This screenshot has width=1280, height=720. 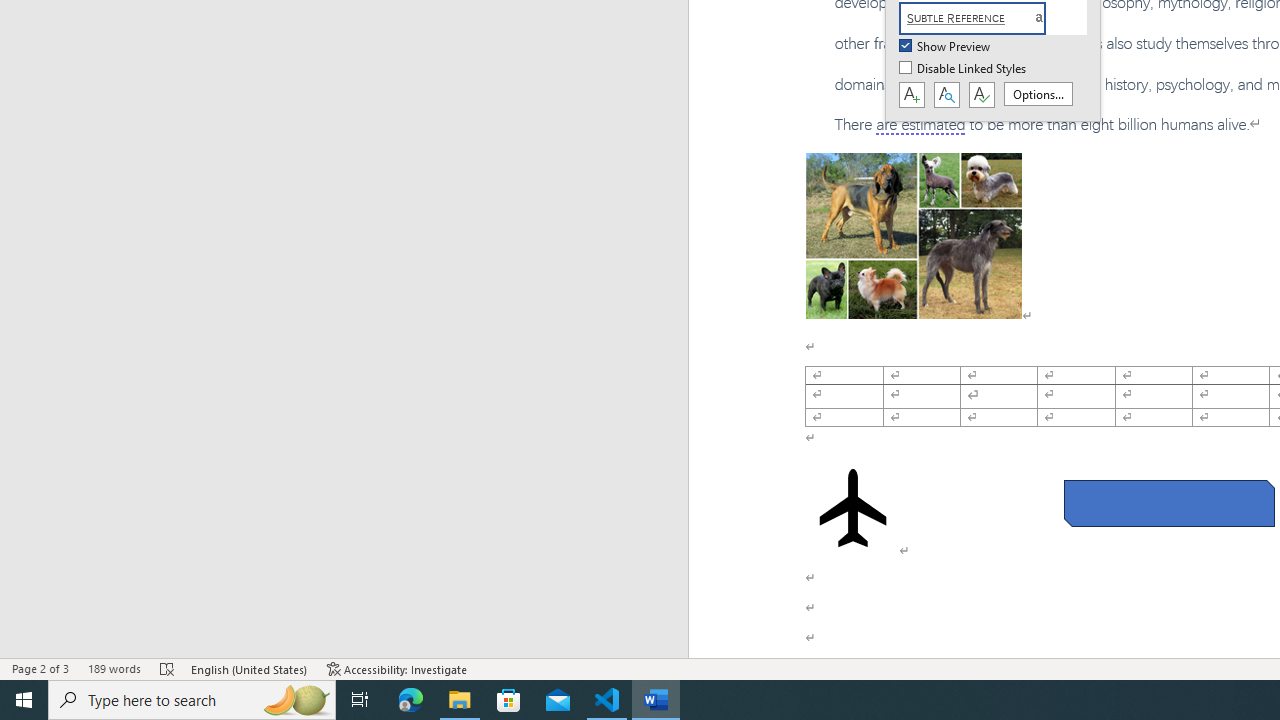 I want to click on 'Language English (United States)', so click(x=249, y=669).